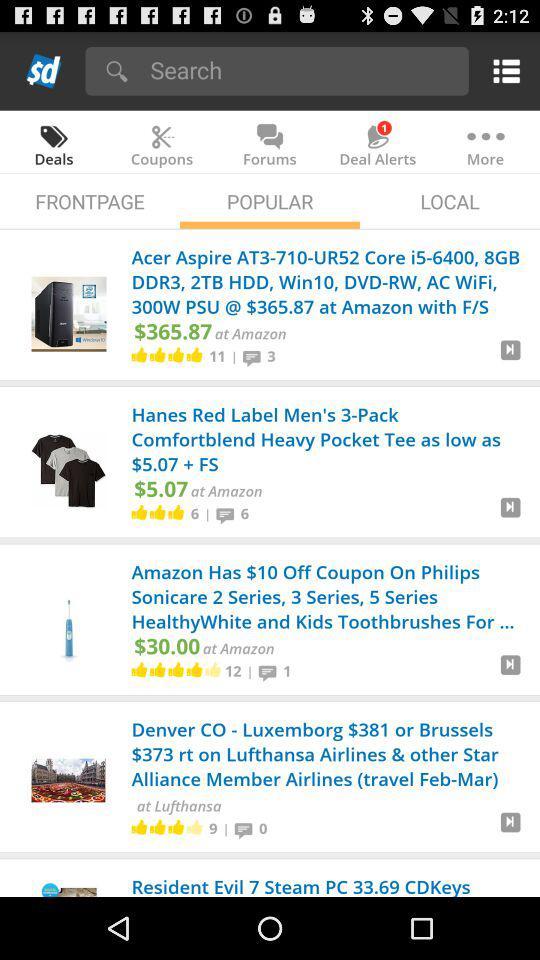 Image resolution: width=540 pixels, height=960 pixels. What do you see at coordinates (510, 672) in the screenshot?
I see `switch to select` at bounding box center [510, 672].